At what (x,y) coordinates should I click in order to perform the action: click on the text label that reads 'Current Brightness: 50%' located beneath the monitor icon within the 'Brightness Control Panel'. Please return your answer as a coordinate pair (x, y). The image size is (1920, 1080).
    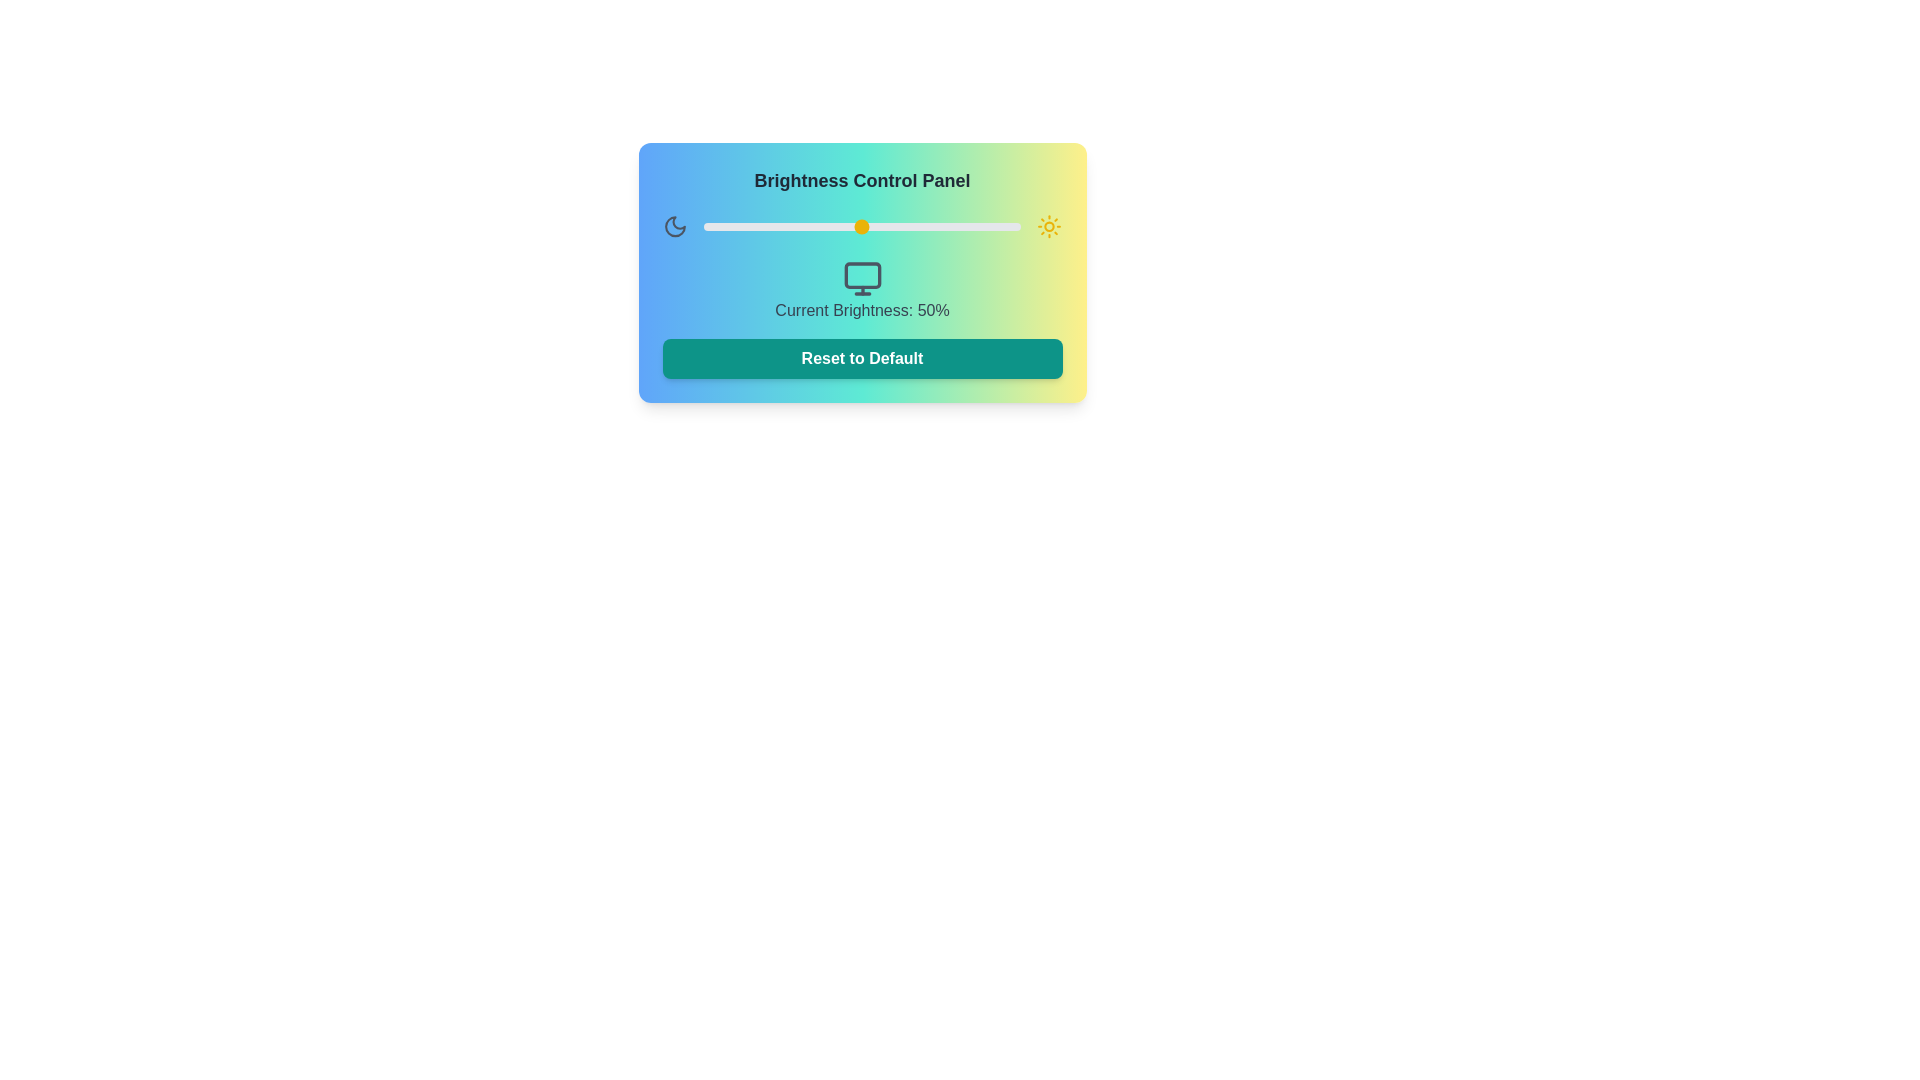
    Looking at the image, I should click on (862, 311).